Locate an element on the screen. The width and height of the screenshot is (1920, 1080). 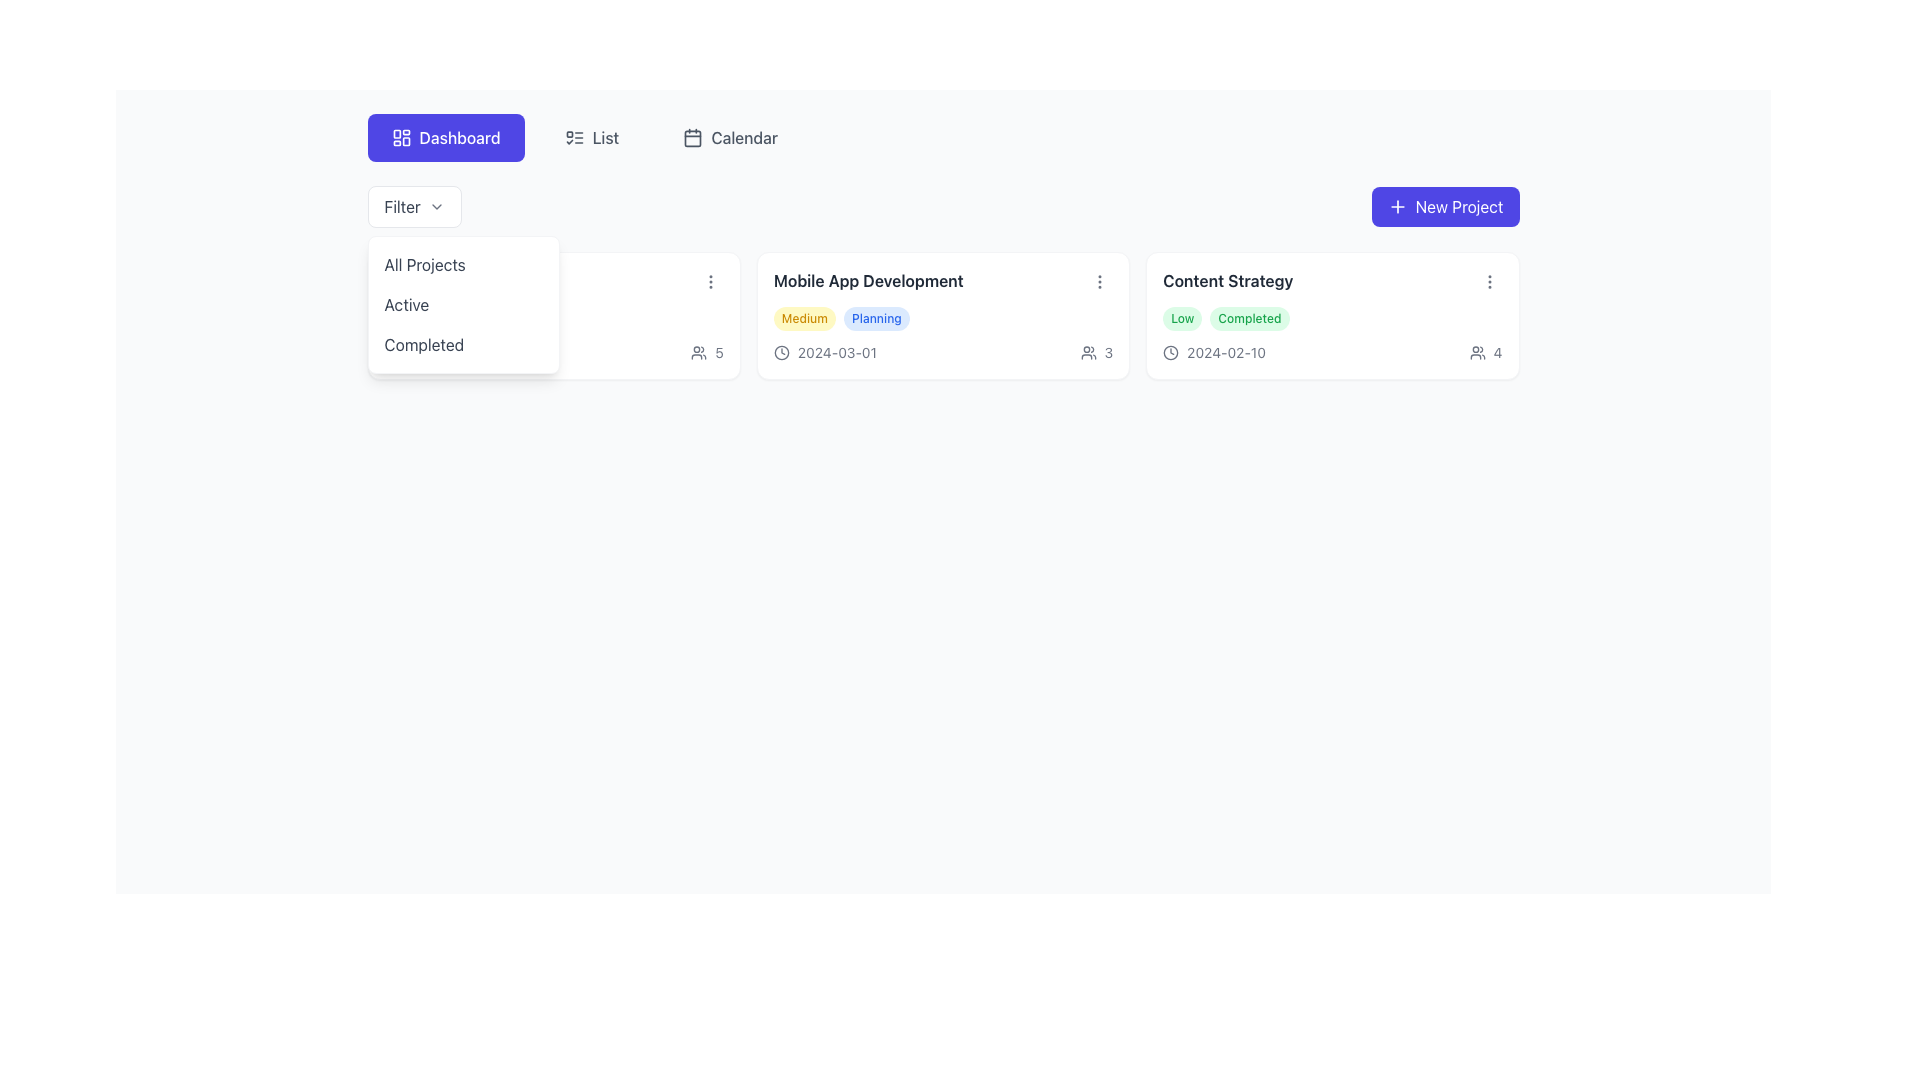
information displayed in the Data display indicating the date (2024-02-15) and count number (5) located in the third row of the 'Website Redesign' card is located at coordinates (554, 352).